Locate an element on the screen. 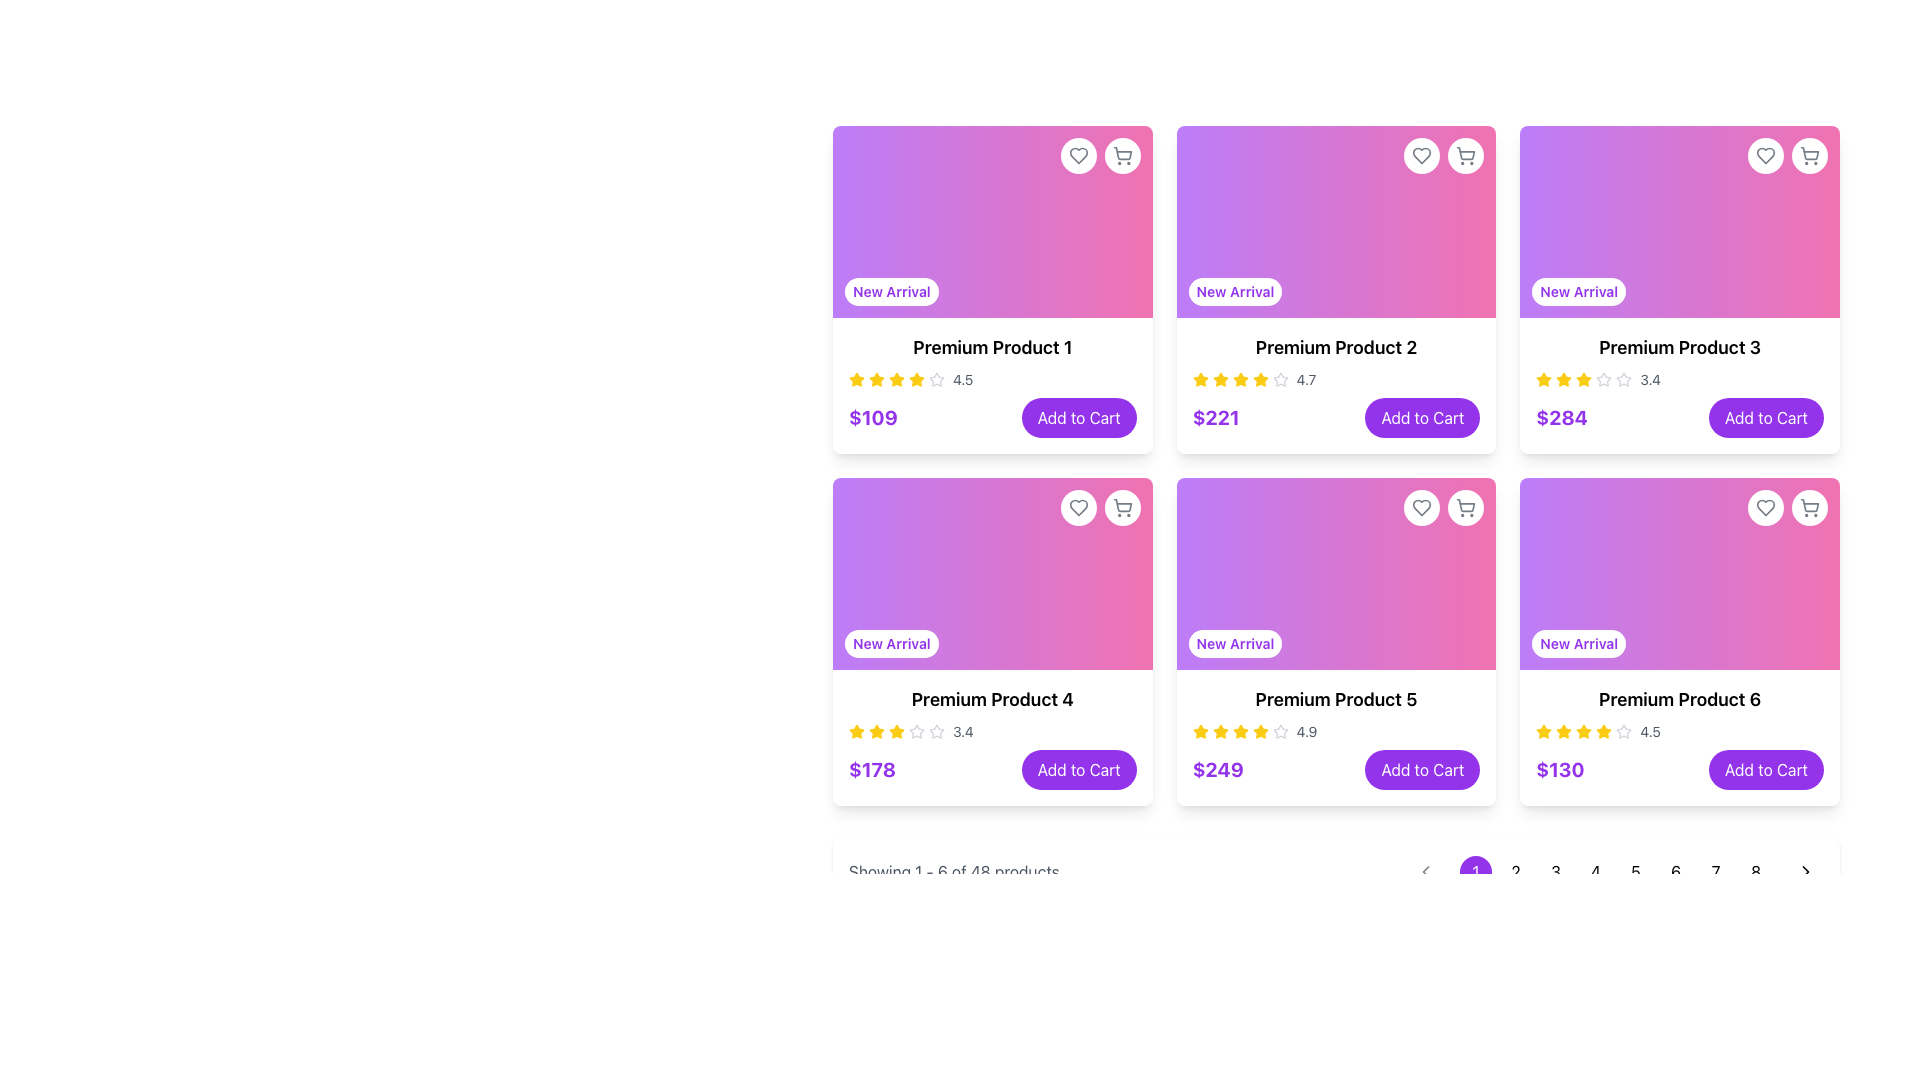 This screenshot has height=1080, width=1920. the Text display element that shows the price of the product, located in the second row and second column of the product card grid, beneath the product's title and rating section is located at coordinates (1217, 769).